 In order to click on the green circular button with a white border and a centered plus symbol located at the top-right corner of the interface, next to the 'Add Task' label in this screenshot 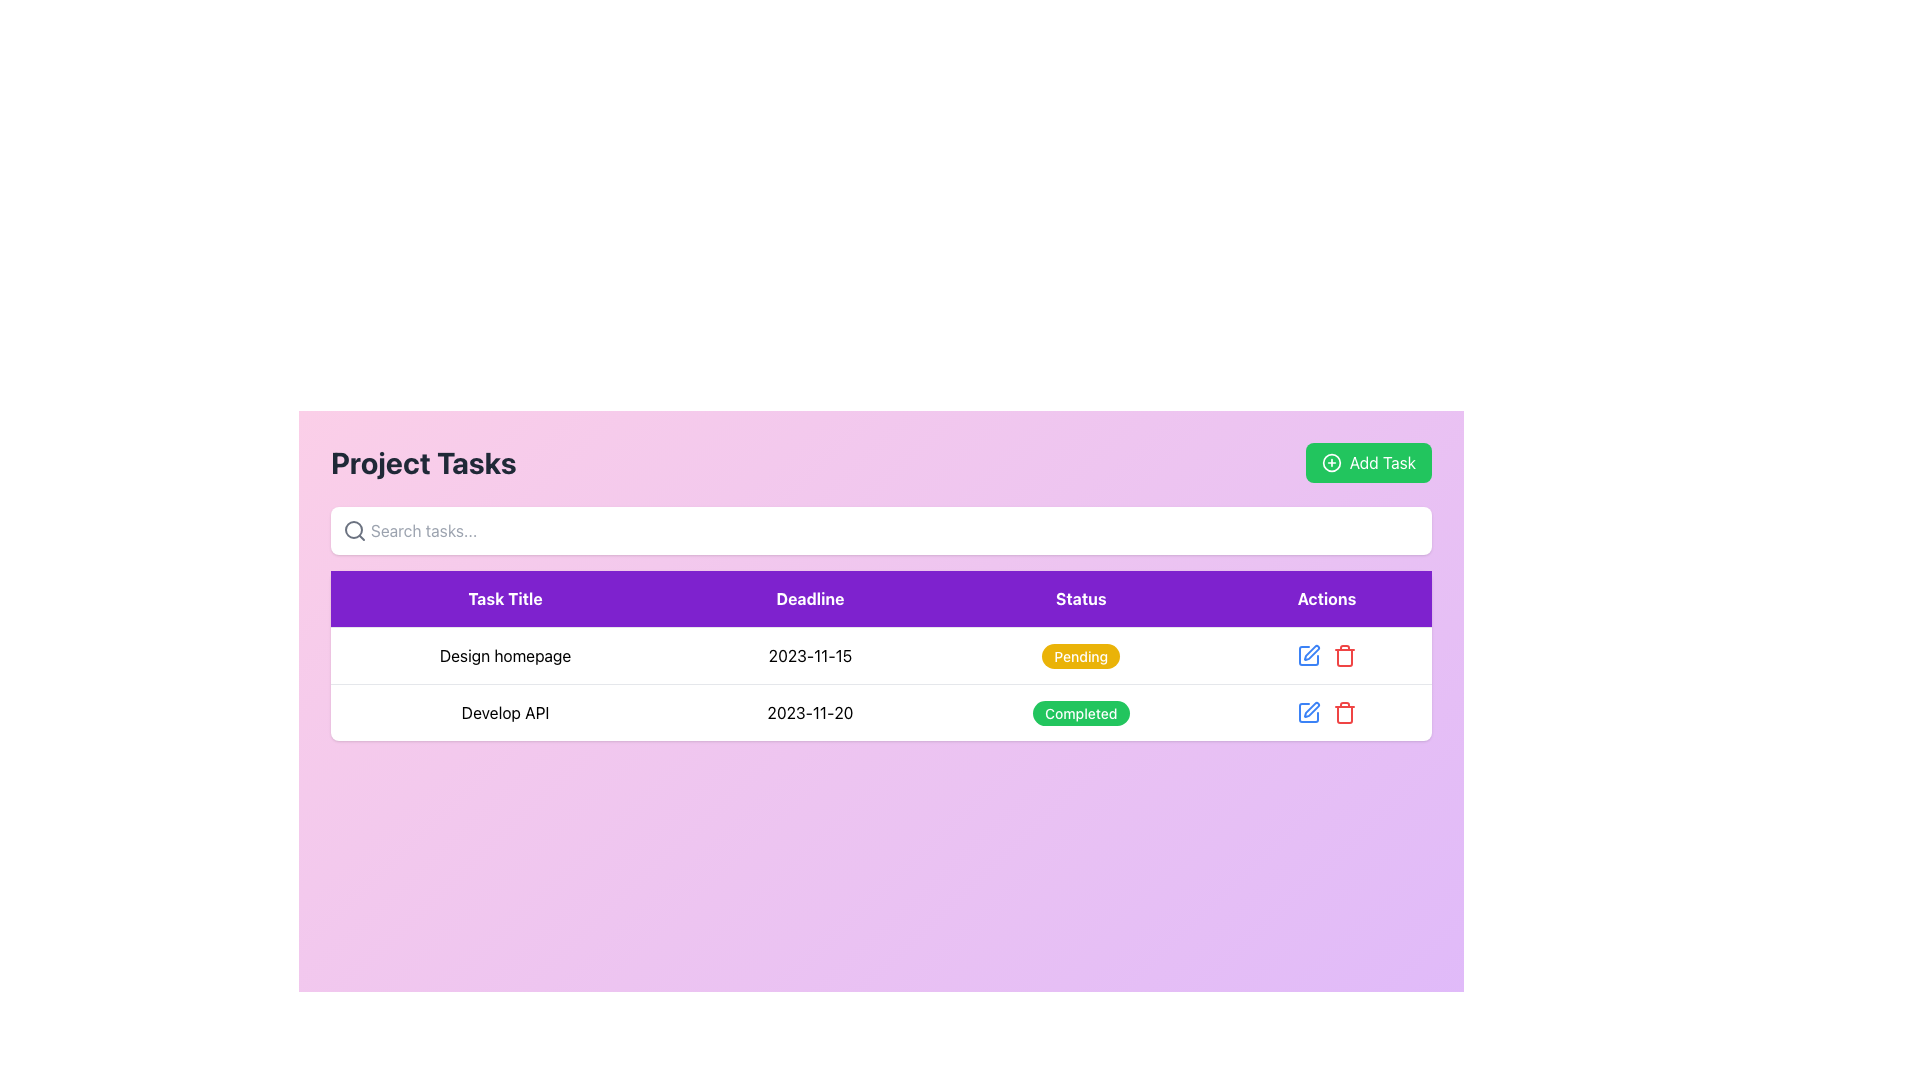, I will do `click(1331, 462)`.